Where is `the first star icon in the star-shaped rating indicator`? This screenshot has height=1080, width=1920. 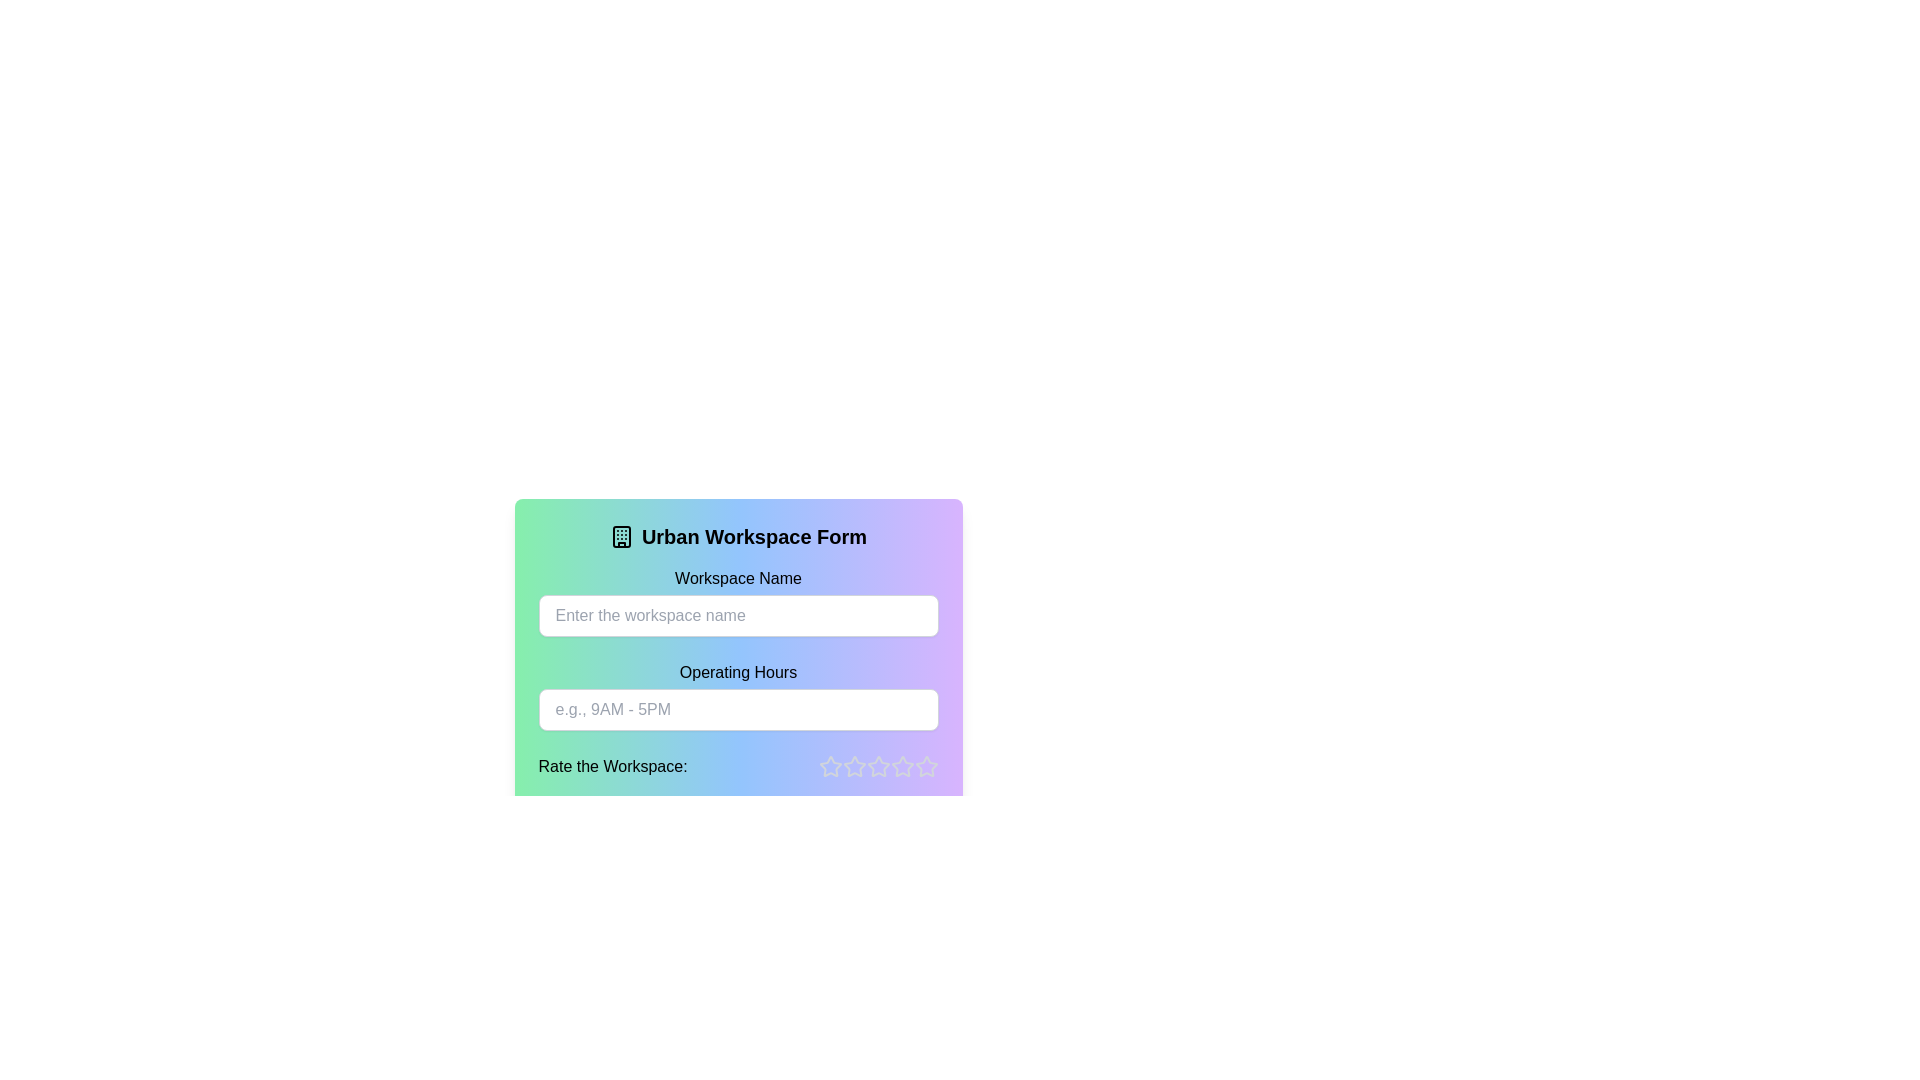 the first star icon in the star-shaped rating indicator is located at coordinates (830, 766).